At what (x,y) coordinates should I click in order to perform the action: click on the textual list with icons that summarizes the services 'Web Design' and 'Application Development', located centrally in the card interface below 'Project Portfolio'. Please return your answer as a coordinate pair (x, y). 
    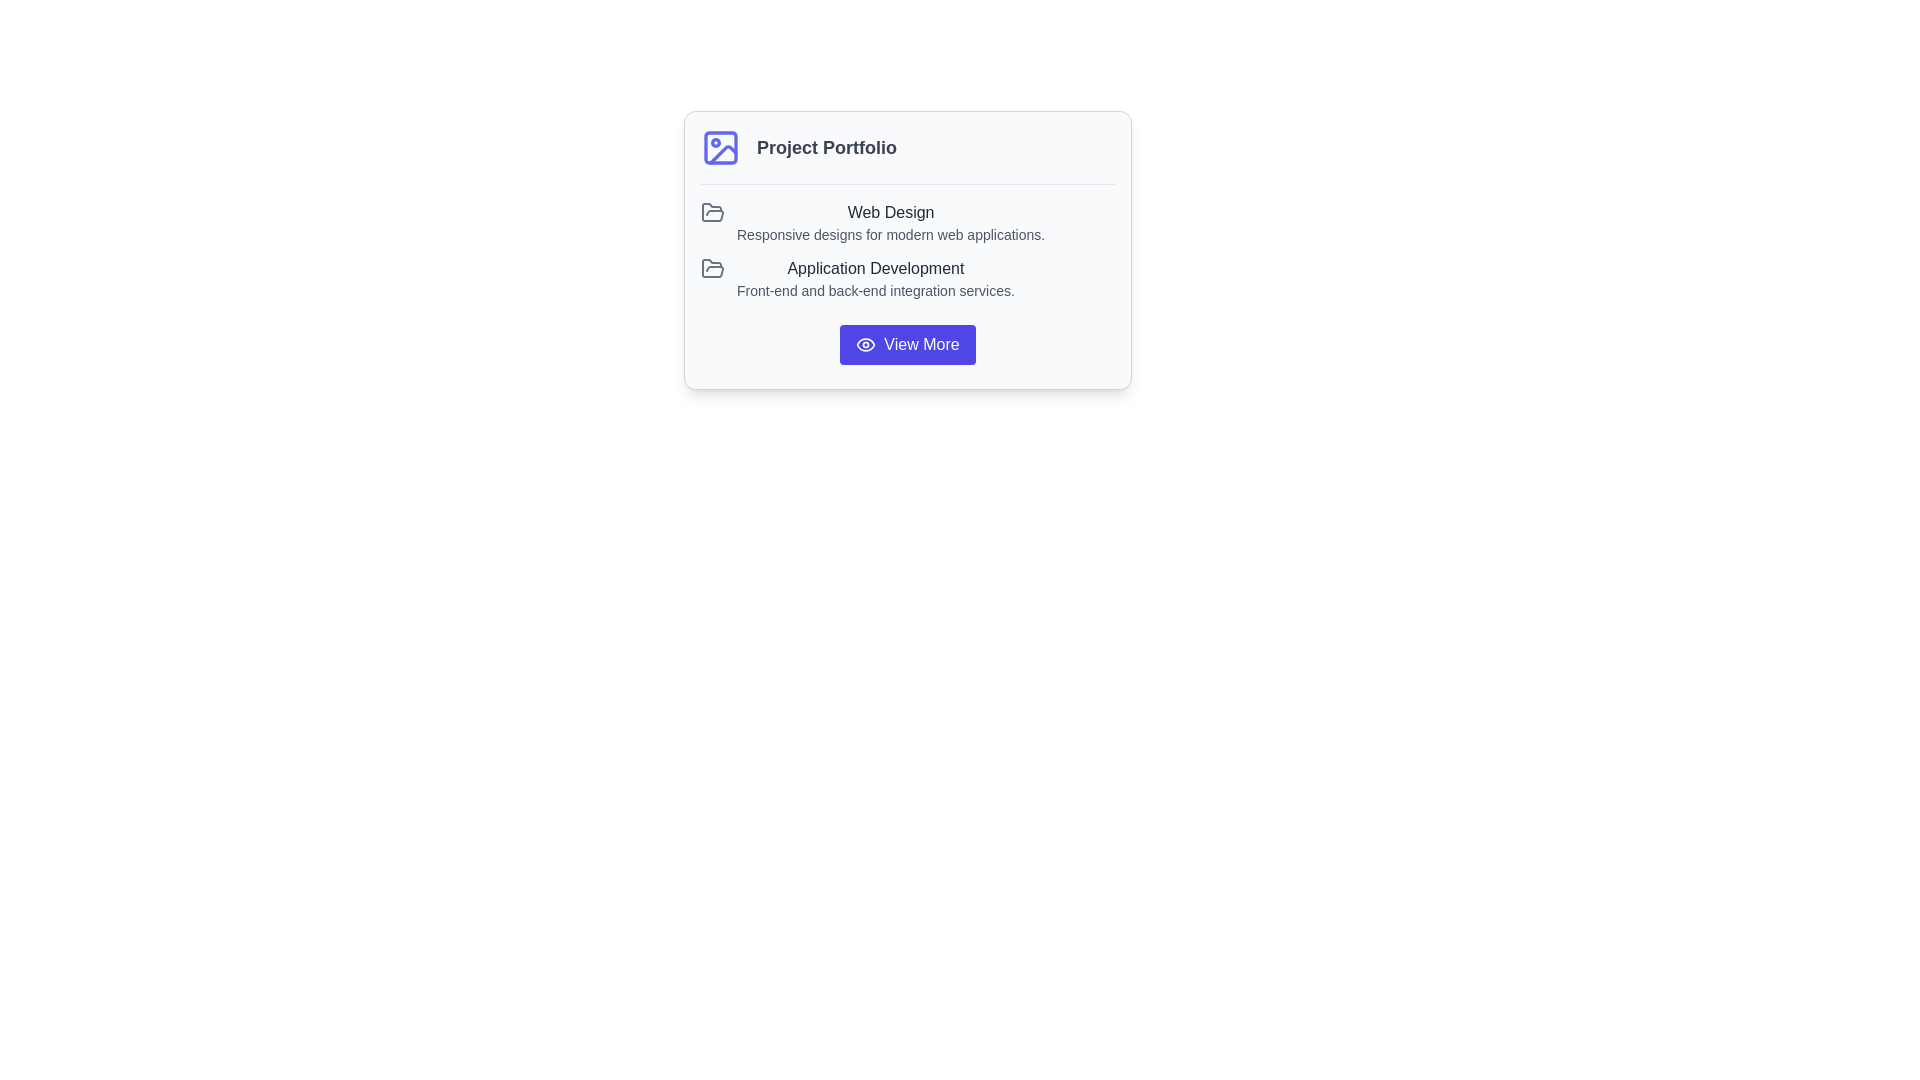
    Looking at the image, I should click on (906, 249).